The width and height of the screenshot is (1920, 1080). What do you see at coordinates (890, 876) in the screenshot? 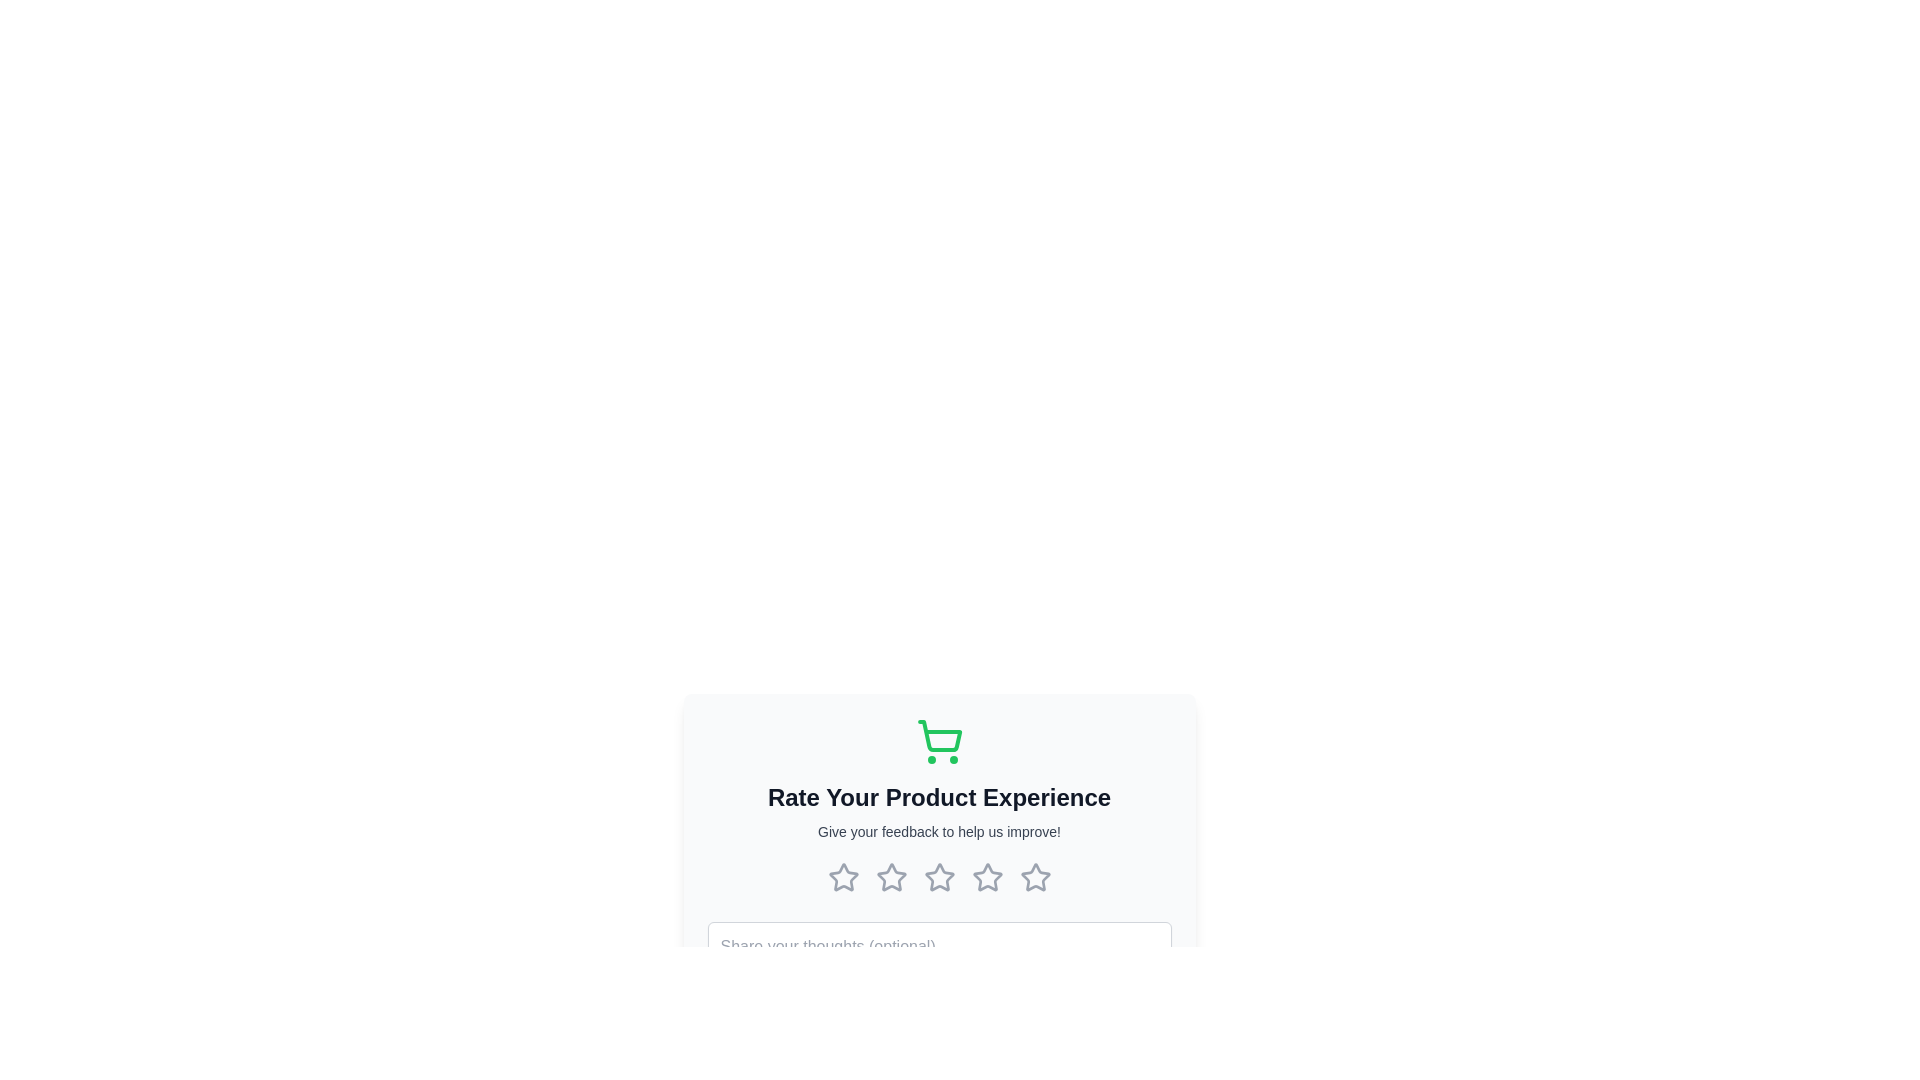
I see `the second star icon in the five-star rating system located beneath the rating prompt` at bounding box center [890, 876].